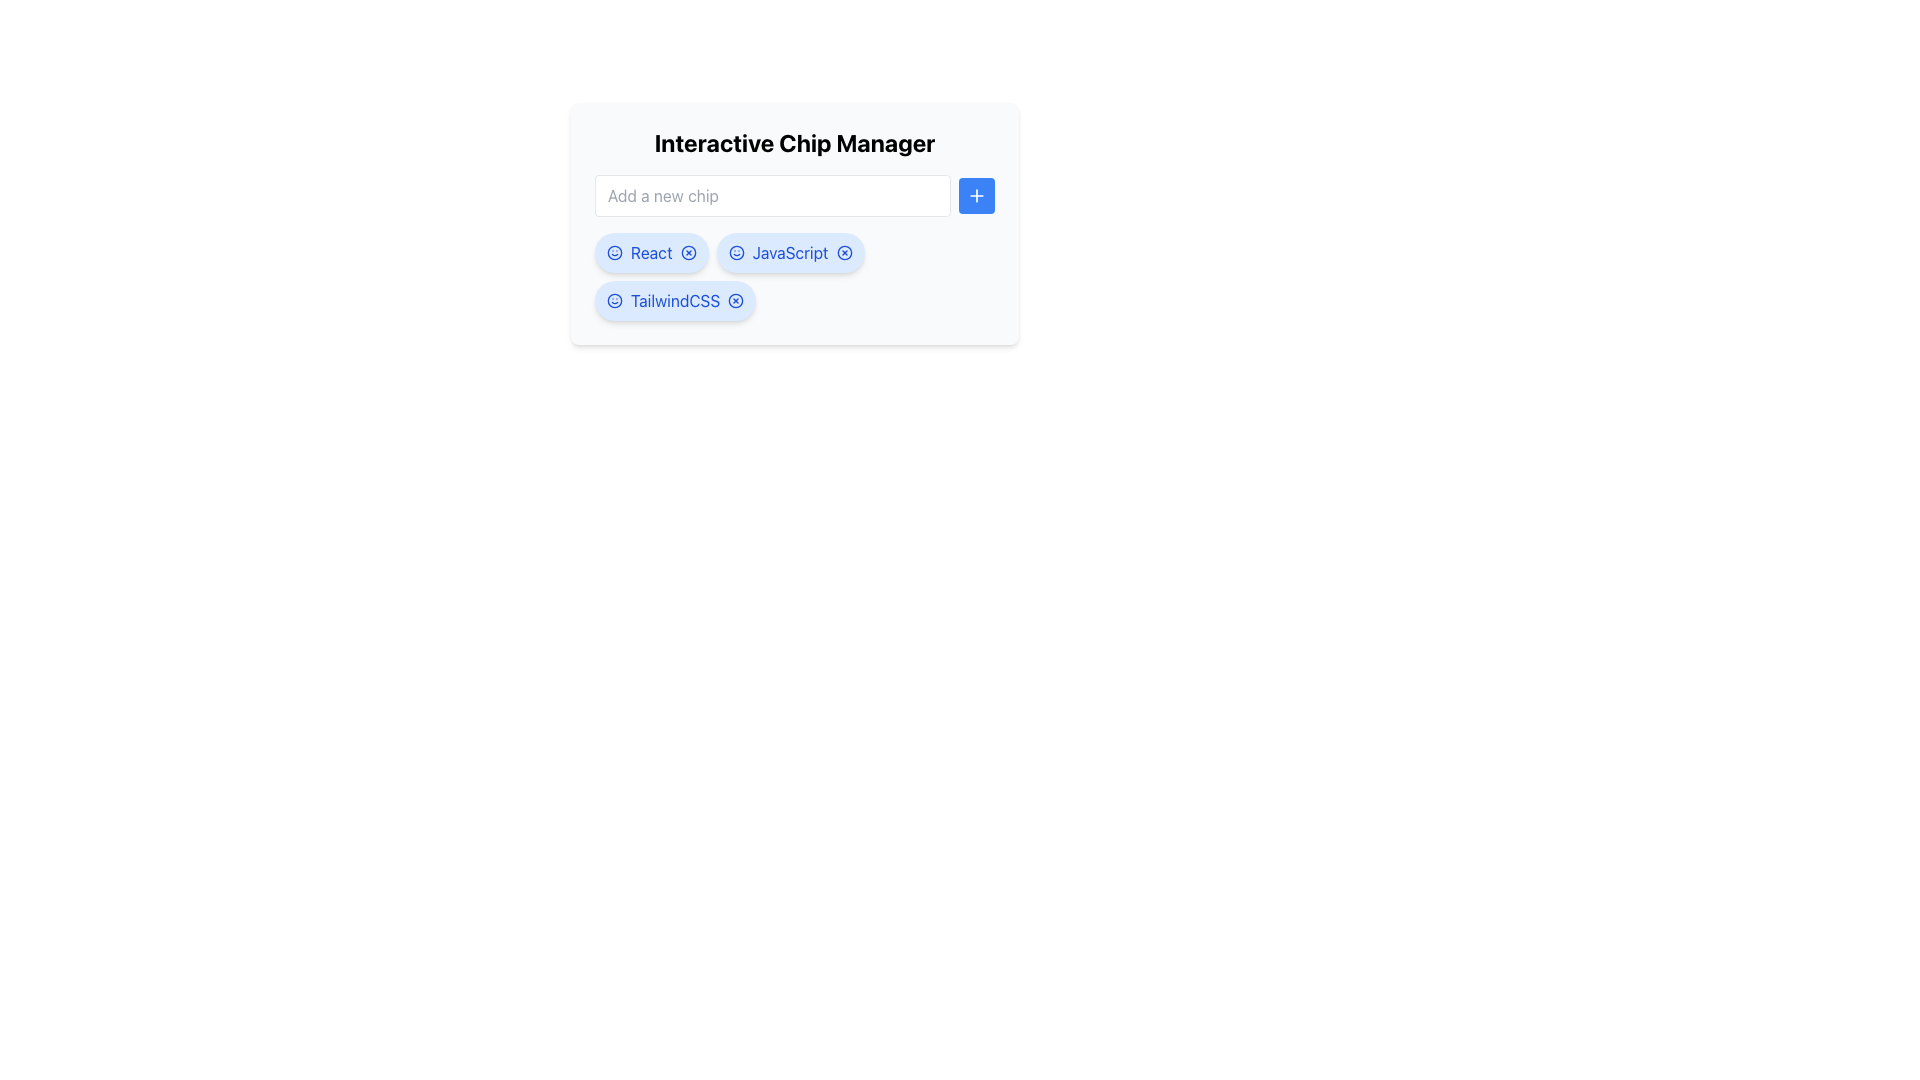  What do you see at coordinates (688, 252) in the screenshot?
I see `the circular outline icon with an 'X' at its center, located to the right of the 'React' chip` at bounding box center [688, 252].